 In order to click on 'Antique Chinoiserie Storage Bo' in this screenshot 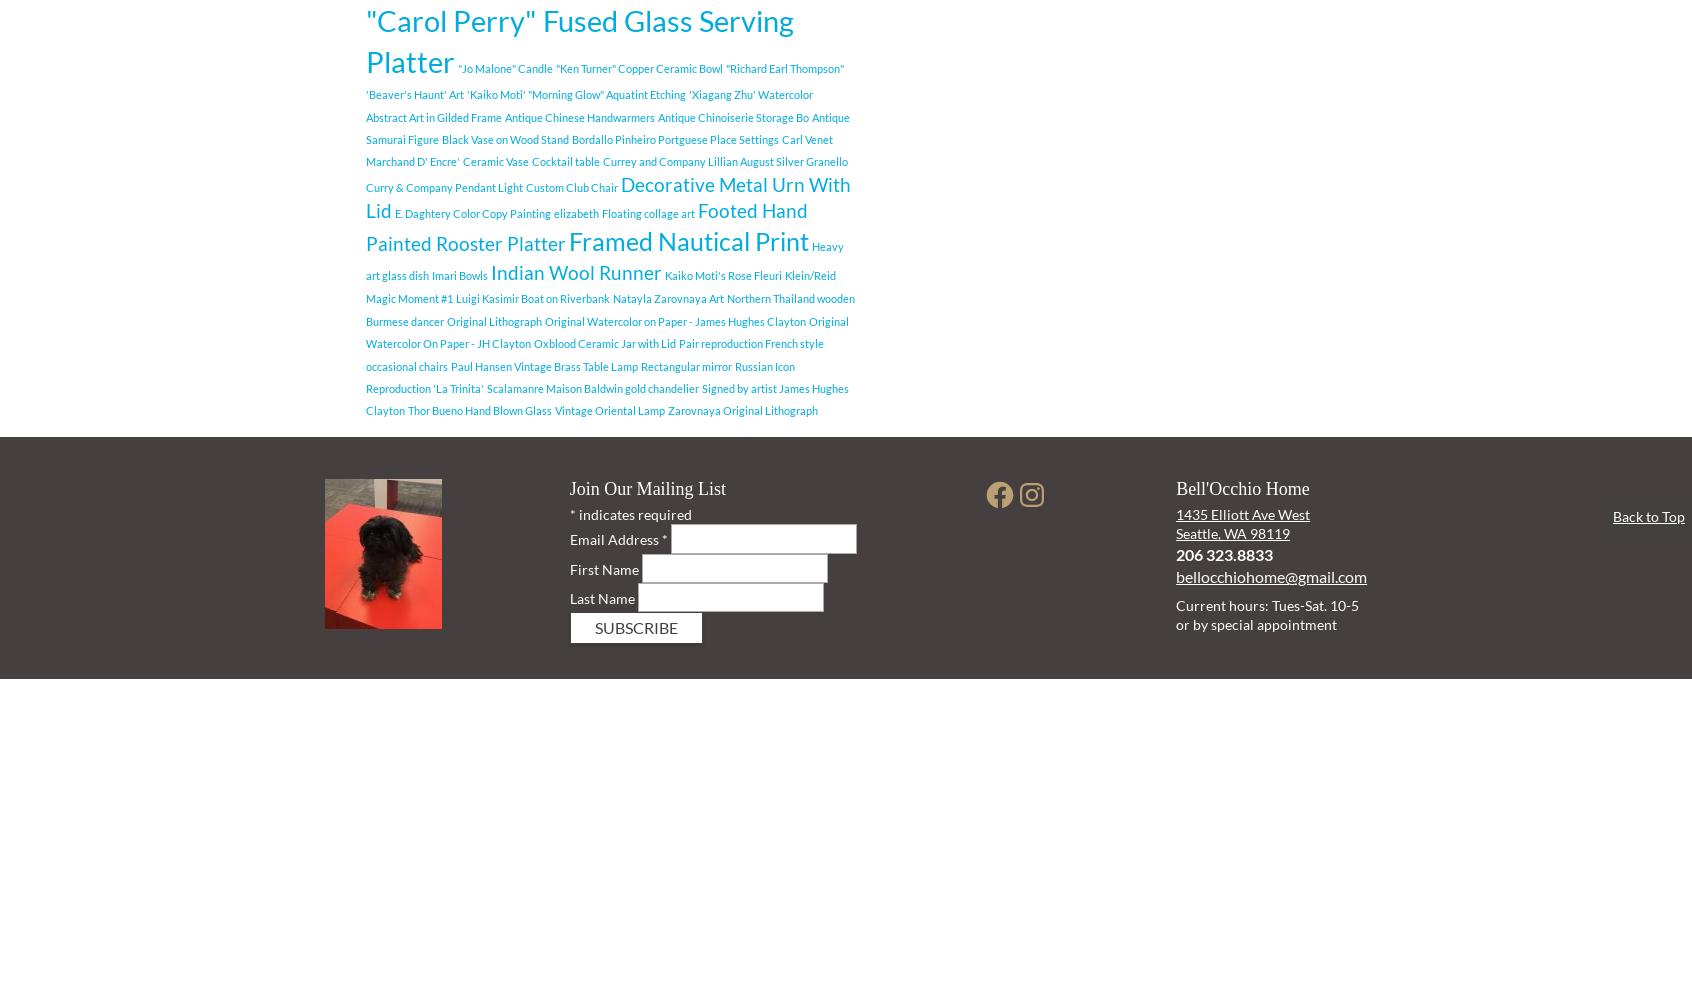, I will do `click(658, 115)`.